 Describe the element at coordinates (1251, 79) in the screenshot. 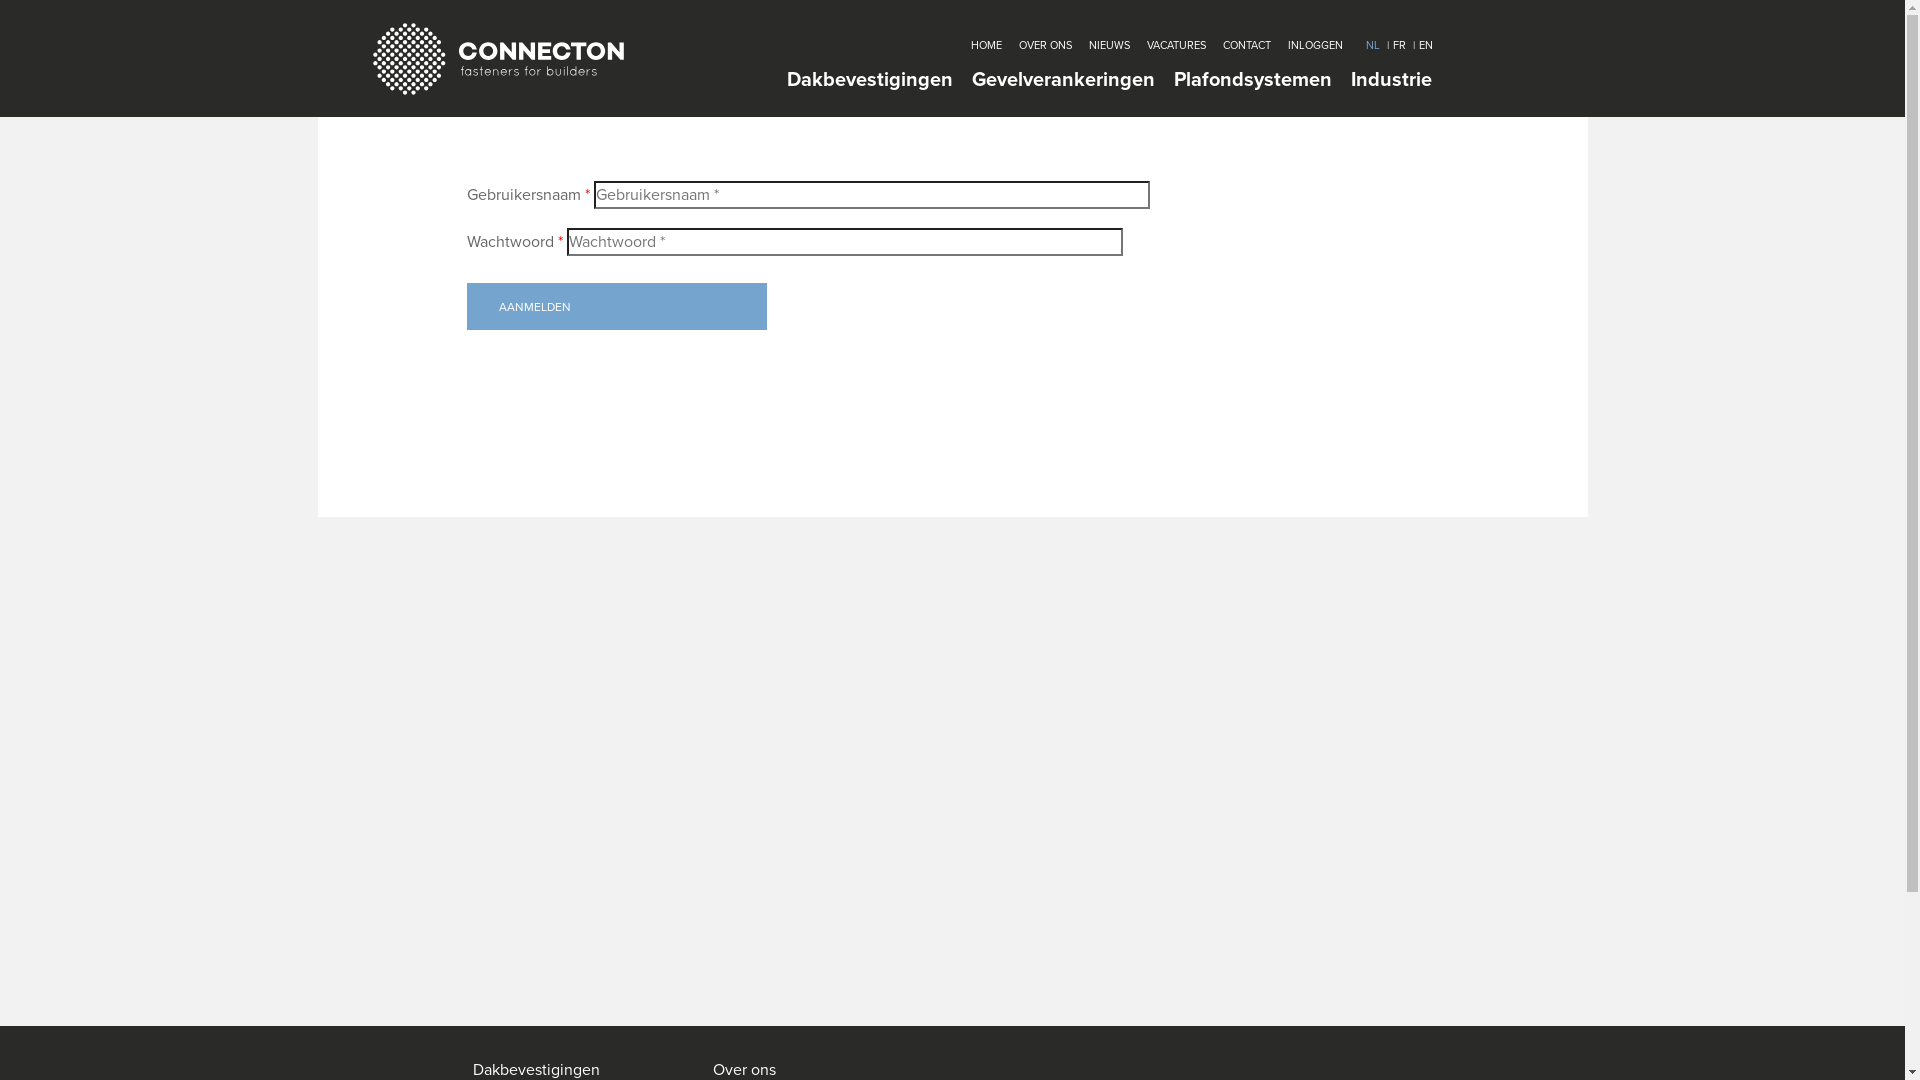

I see `'Plafondsystemen'` at that location.